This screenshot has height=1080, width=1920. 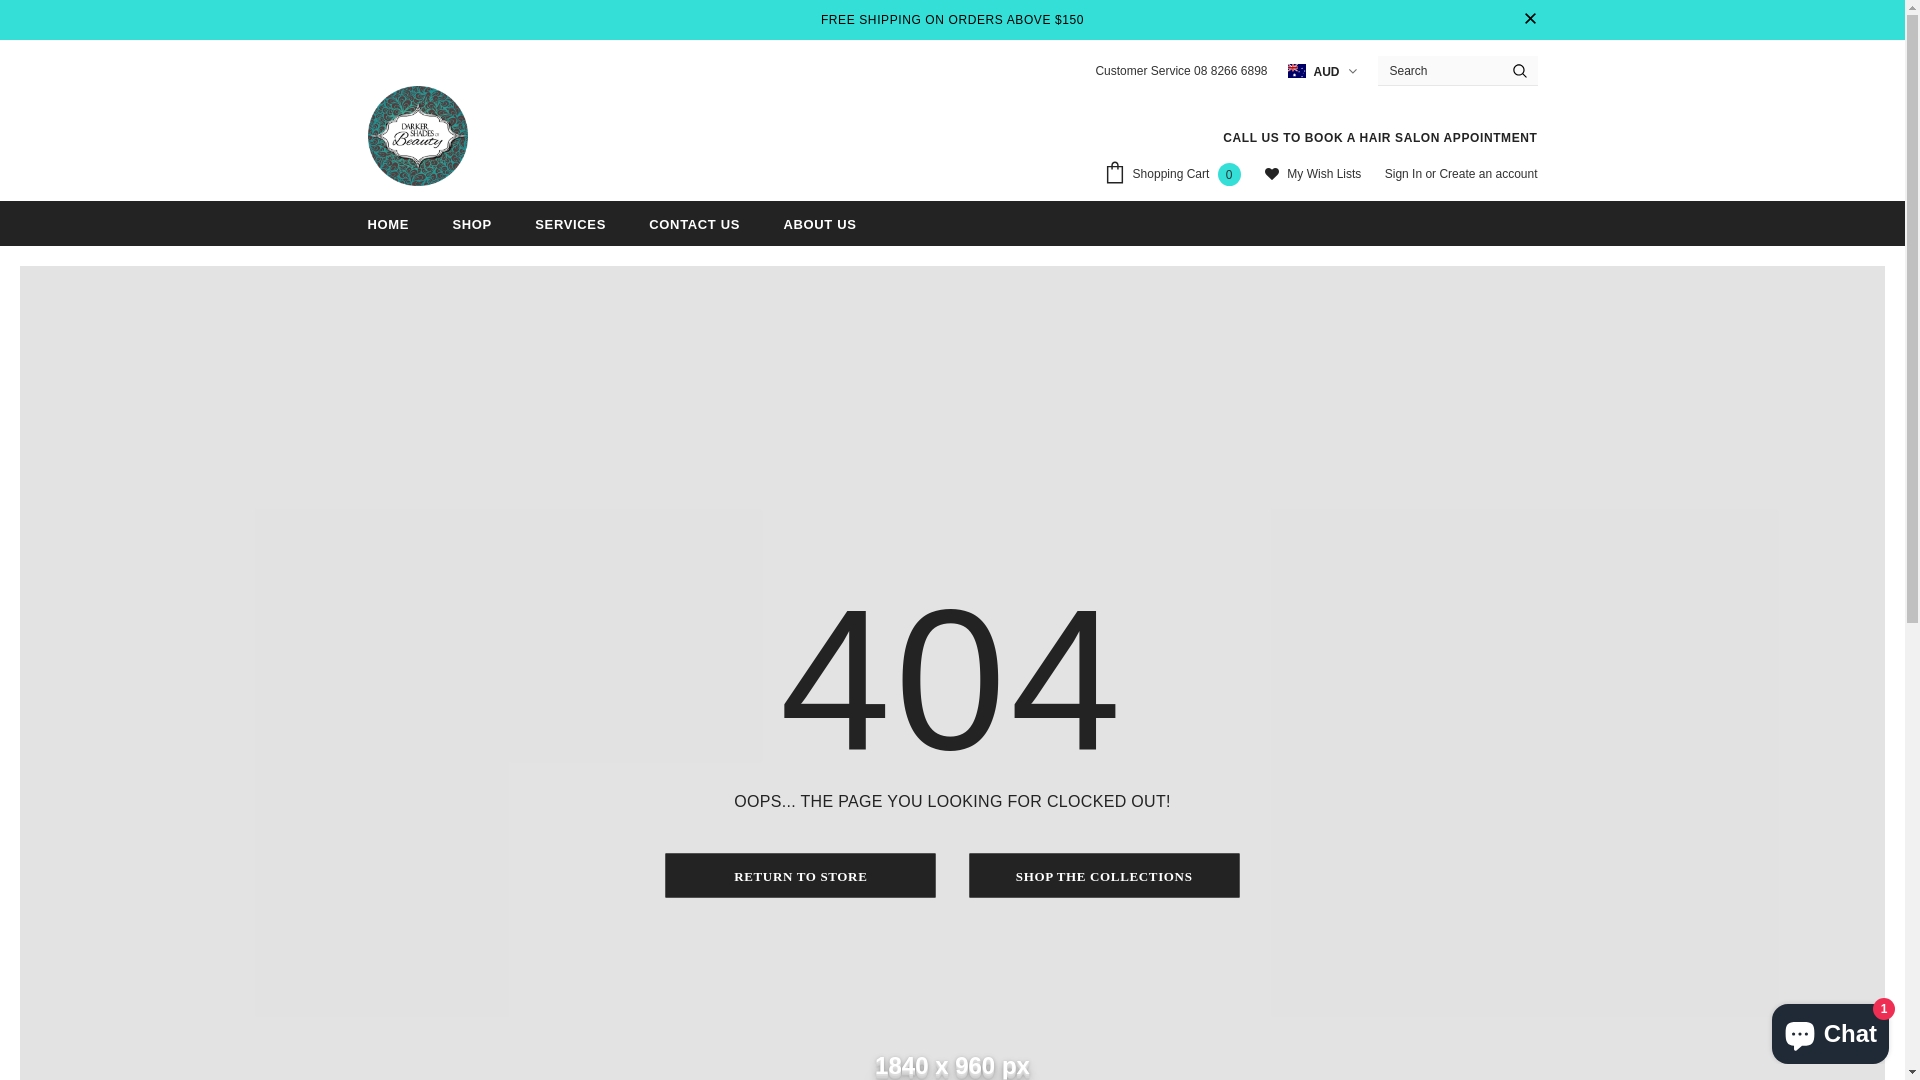 What do you see at coordinates (569, 223) in the screenshot?
I see `'SERVICES'` at bounding box center [569, 223].